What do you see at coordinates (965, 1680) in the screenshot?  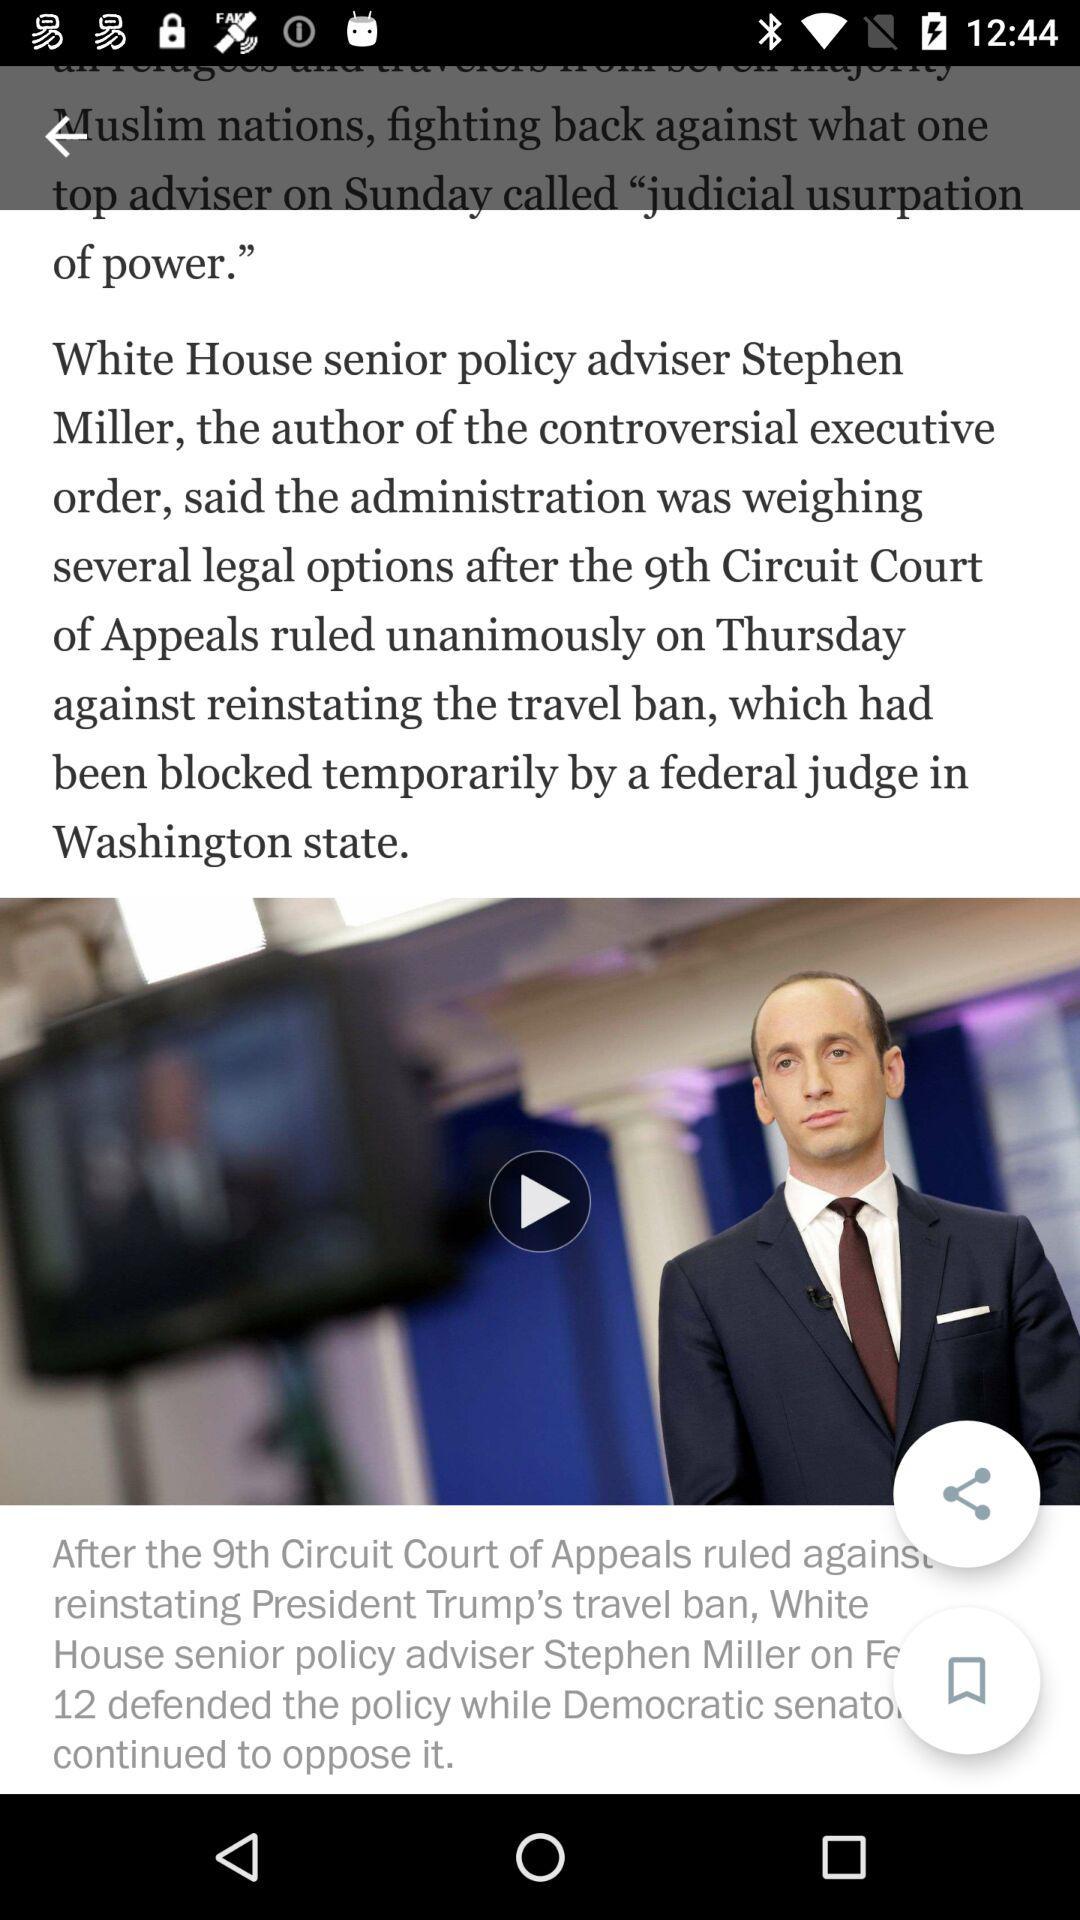 I see `the bookmark icon` at bounding box center [965, 1680].